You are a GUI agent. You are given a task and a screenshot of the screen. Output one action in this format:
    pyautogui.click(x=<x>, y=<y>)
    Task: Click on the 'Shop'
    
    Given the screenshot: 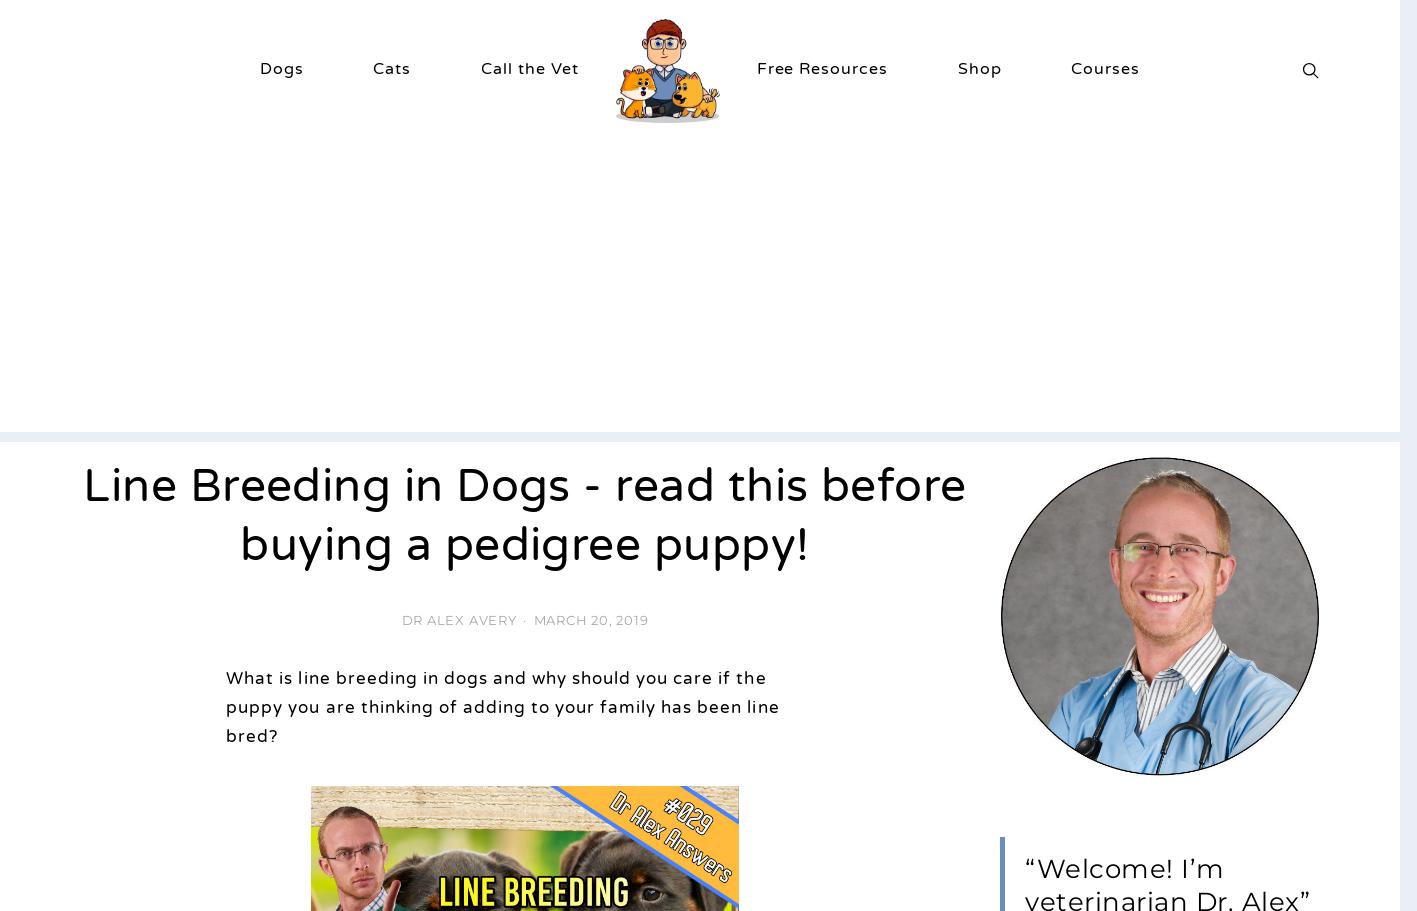 What is the action you would take?
    pyautogui.click(x=978, y=66)
    